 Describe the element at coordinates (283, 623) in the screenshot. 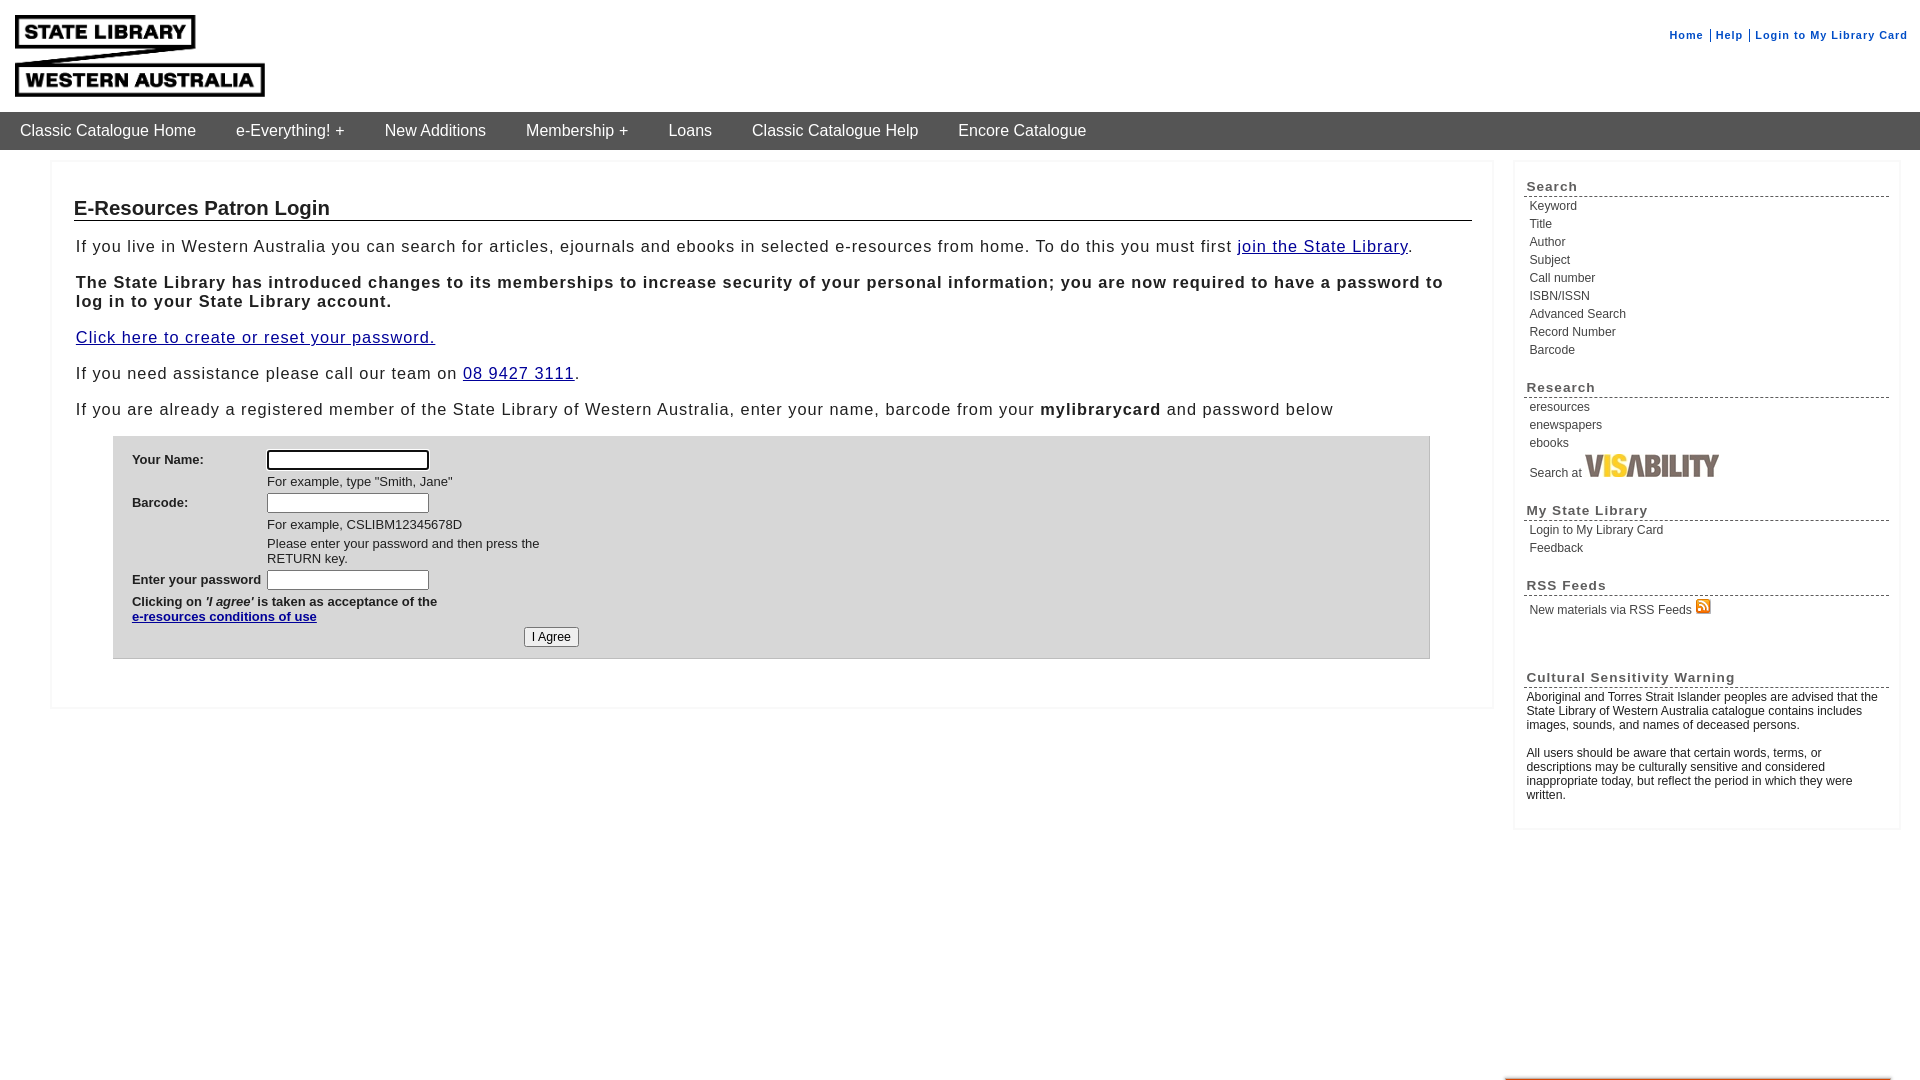

I see `'e-resources conditions of use'` at that location.